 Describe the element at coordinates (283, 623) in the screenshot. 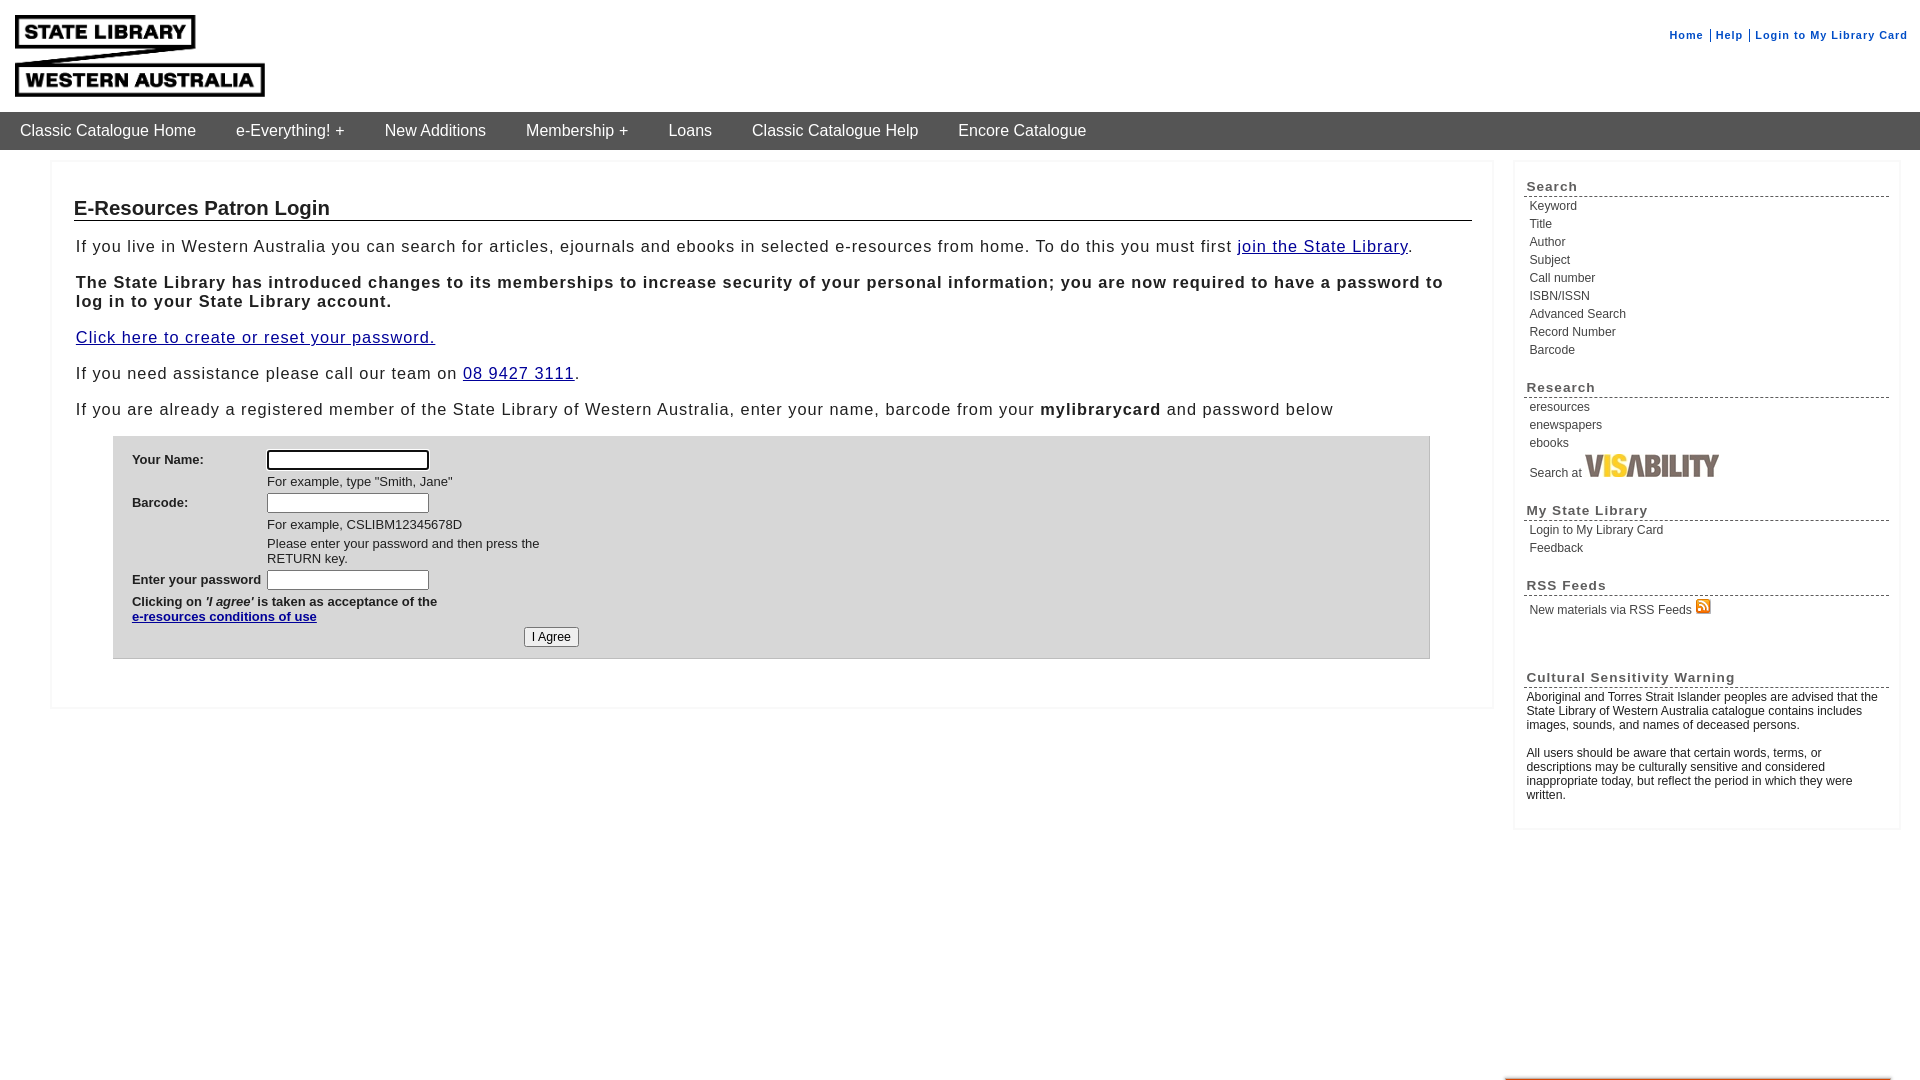

I see `'e-resources conditions of use'` at that location.